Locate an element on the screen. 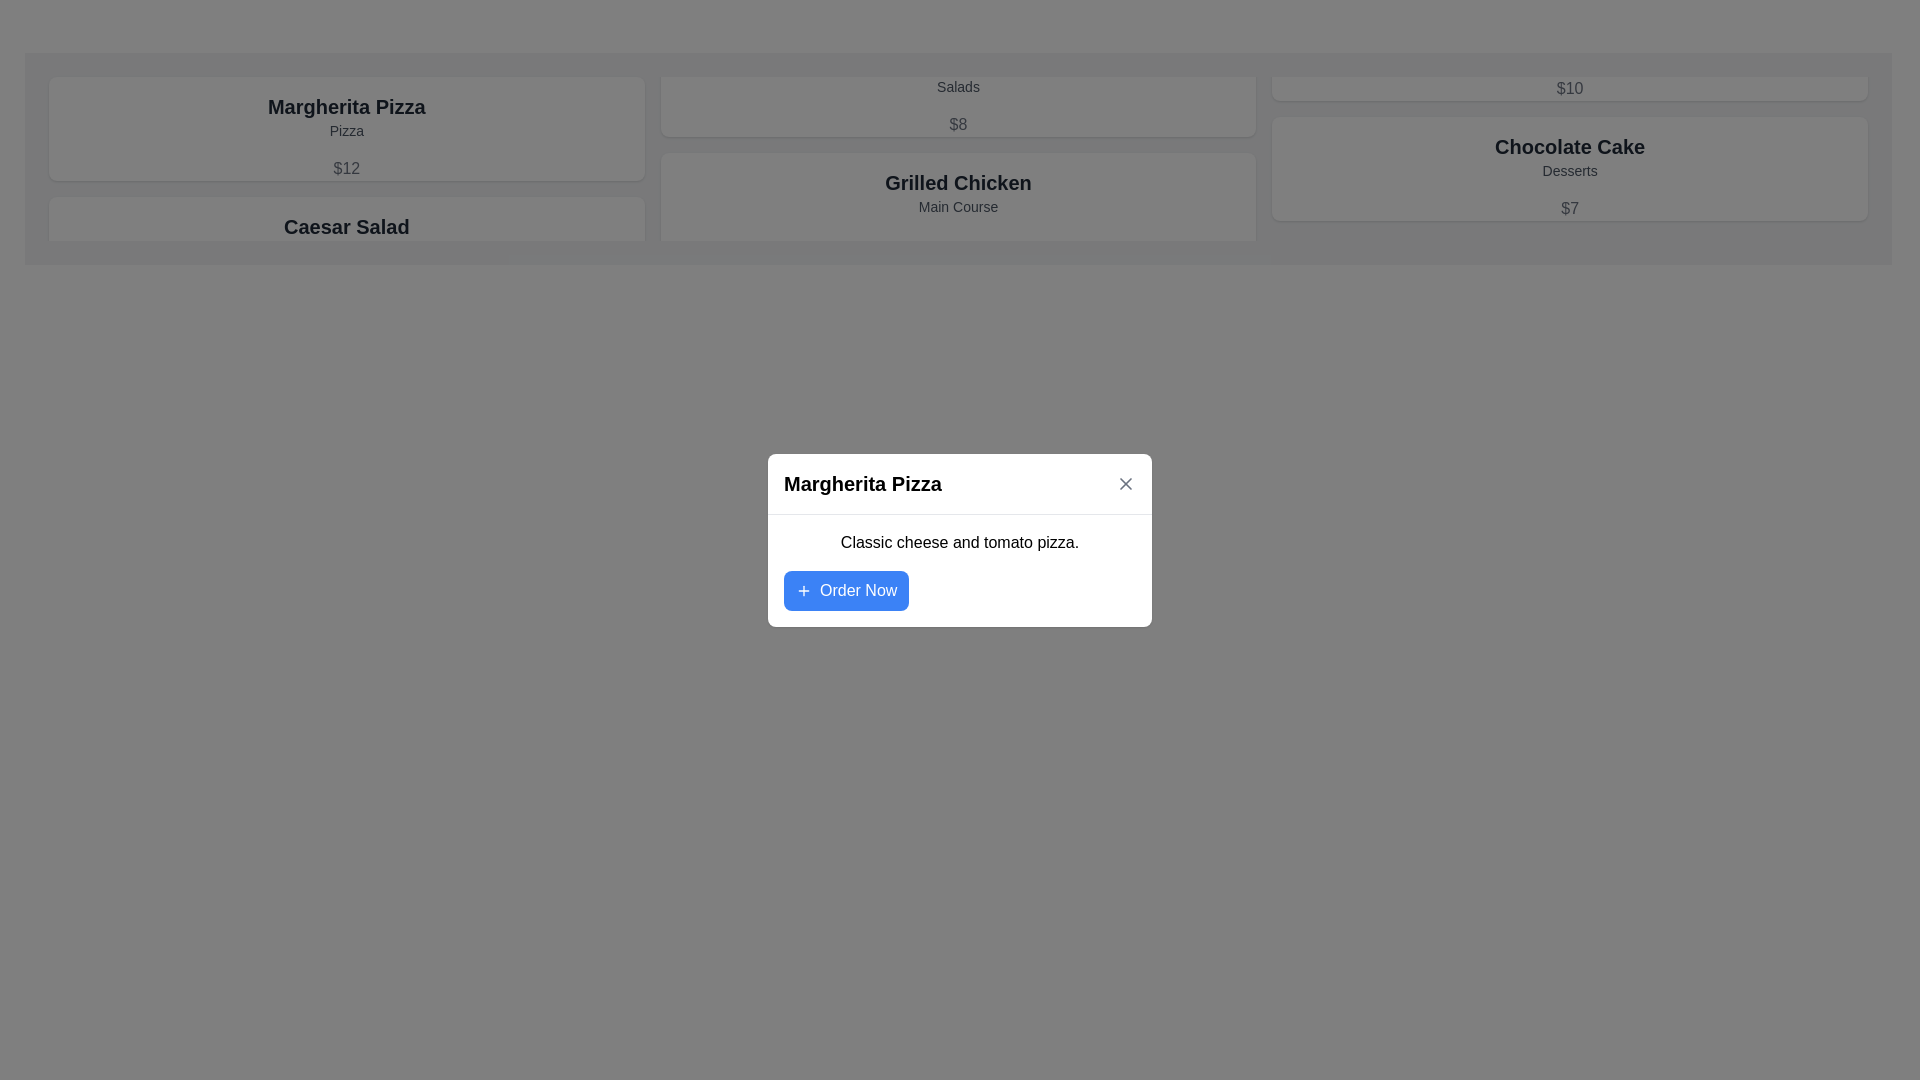  the Information Card at the top left of the food ordering interface is located at coordinates (346, 128).